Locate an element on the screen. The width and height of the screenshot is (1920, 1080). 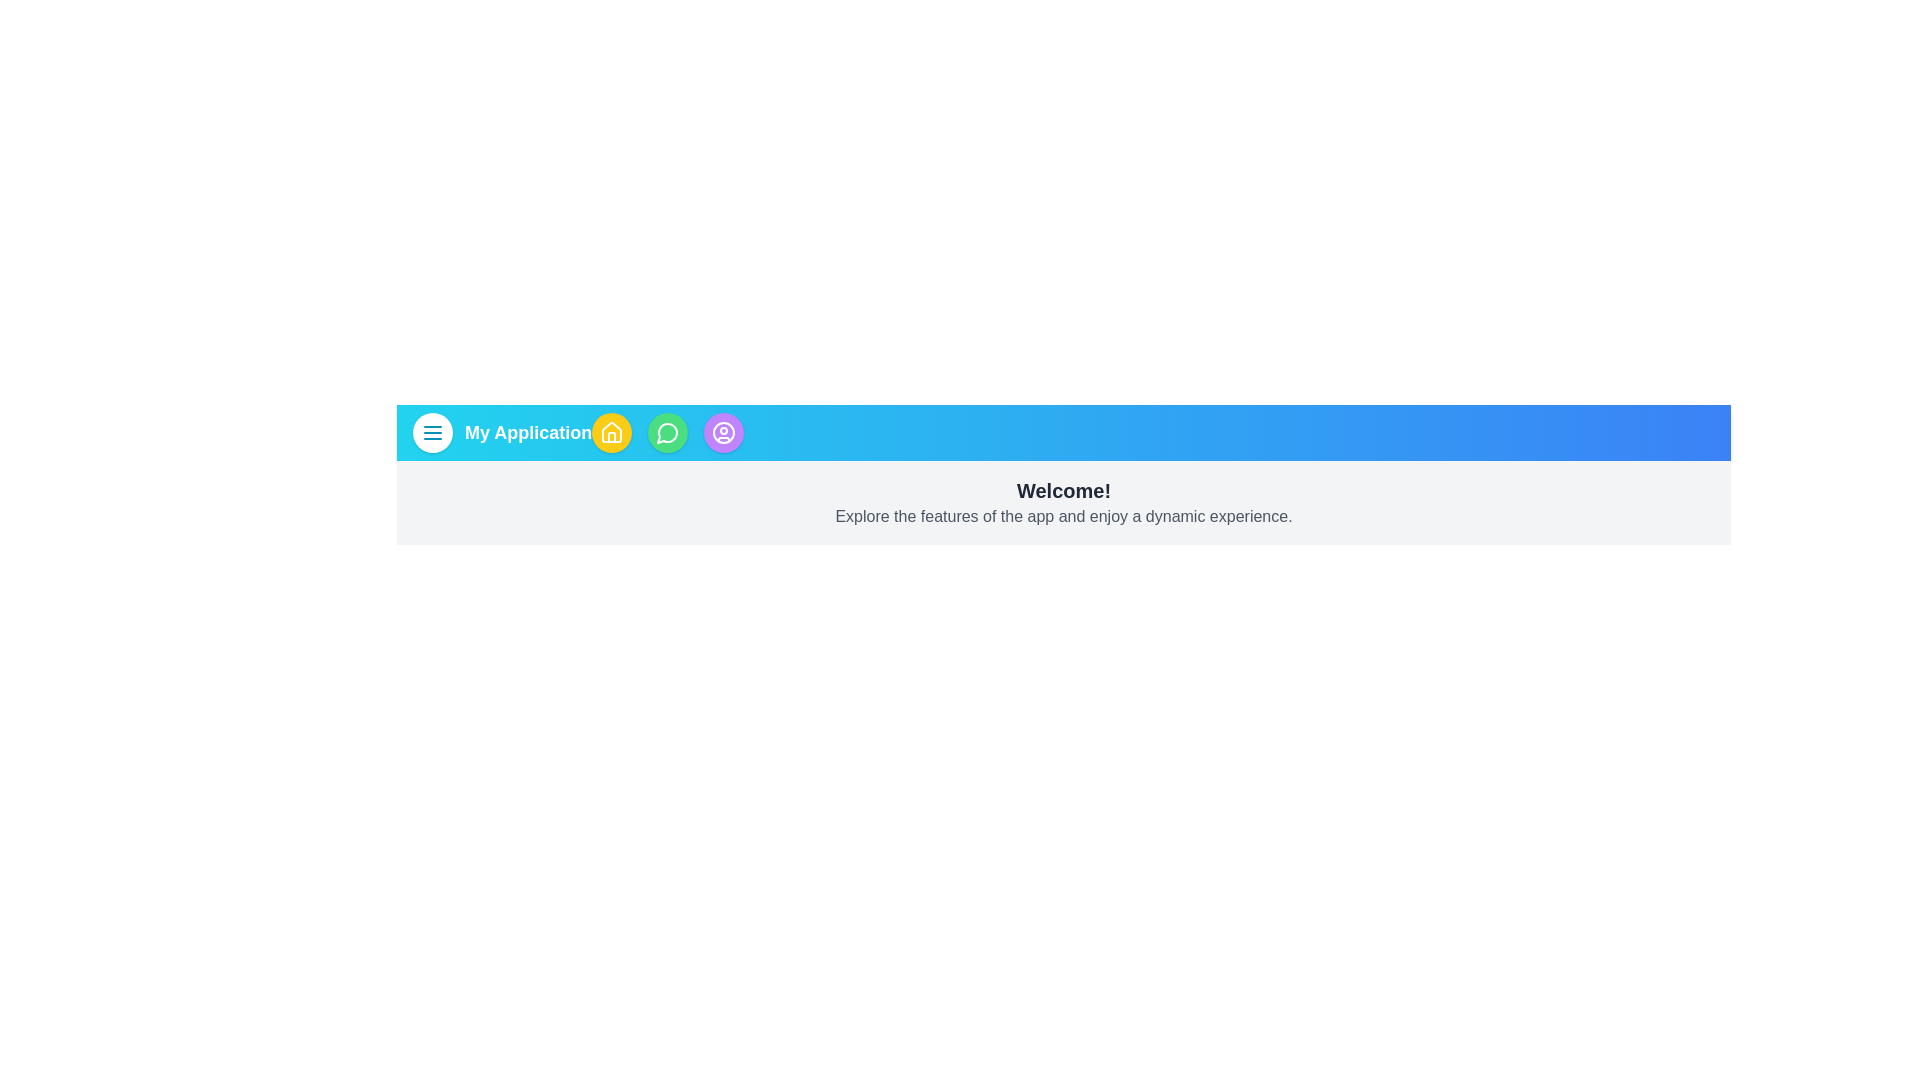
the home button to navigate to the home page is located at coordinates (610, 431).